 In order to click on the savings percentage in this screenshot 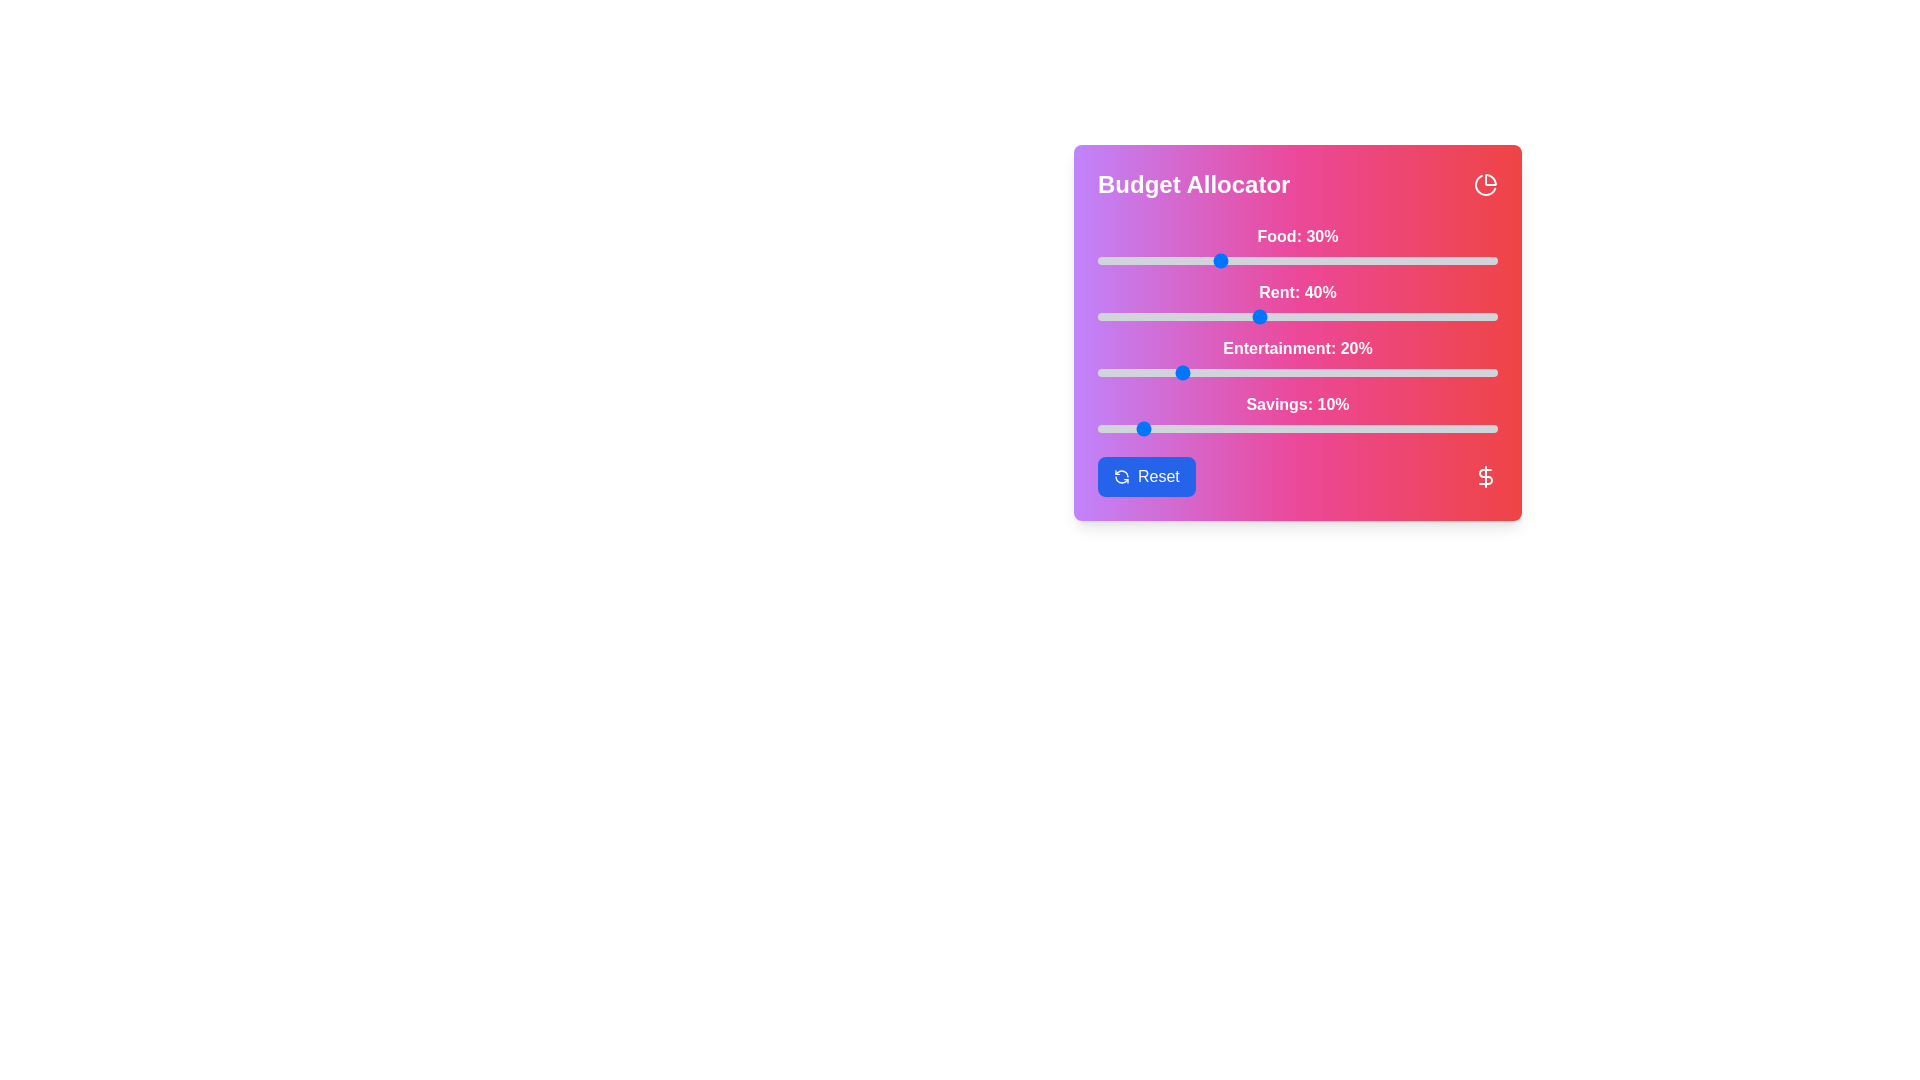, I will do `click(1429, 427)`.